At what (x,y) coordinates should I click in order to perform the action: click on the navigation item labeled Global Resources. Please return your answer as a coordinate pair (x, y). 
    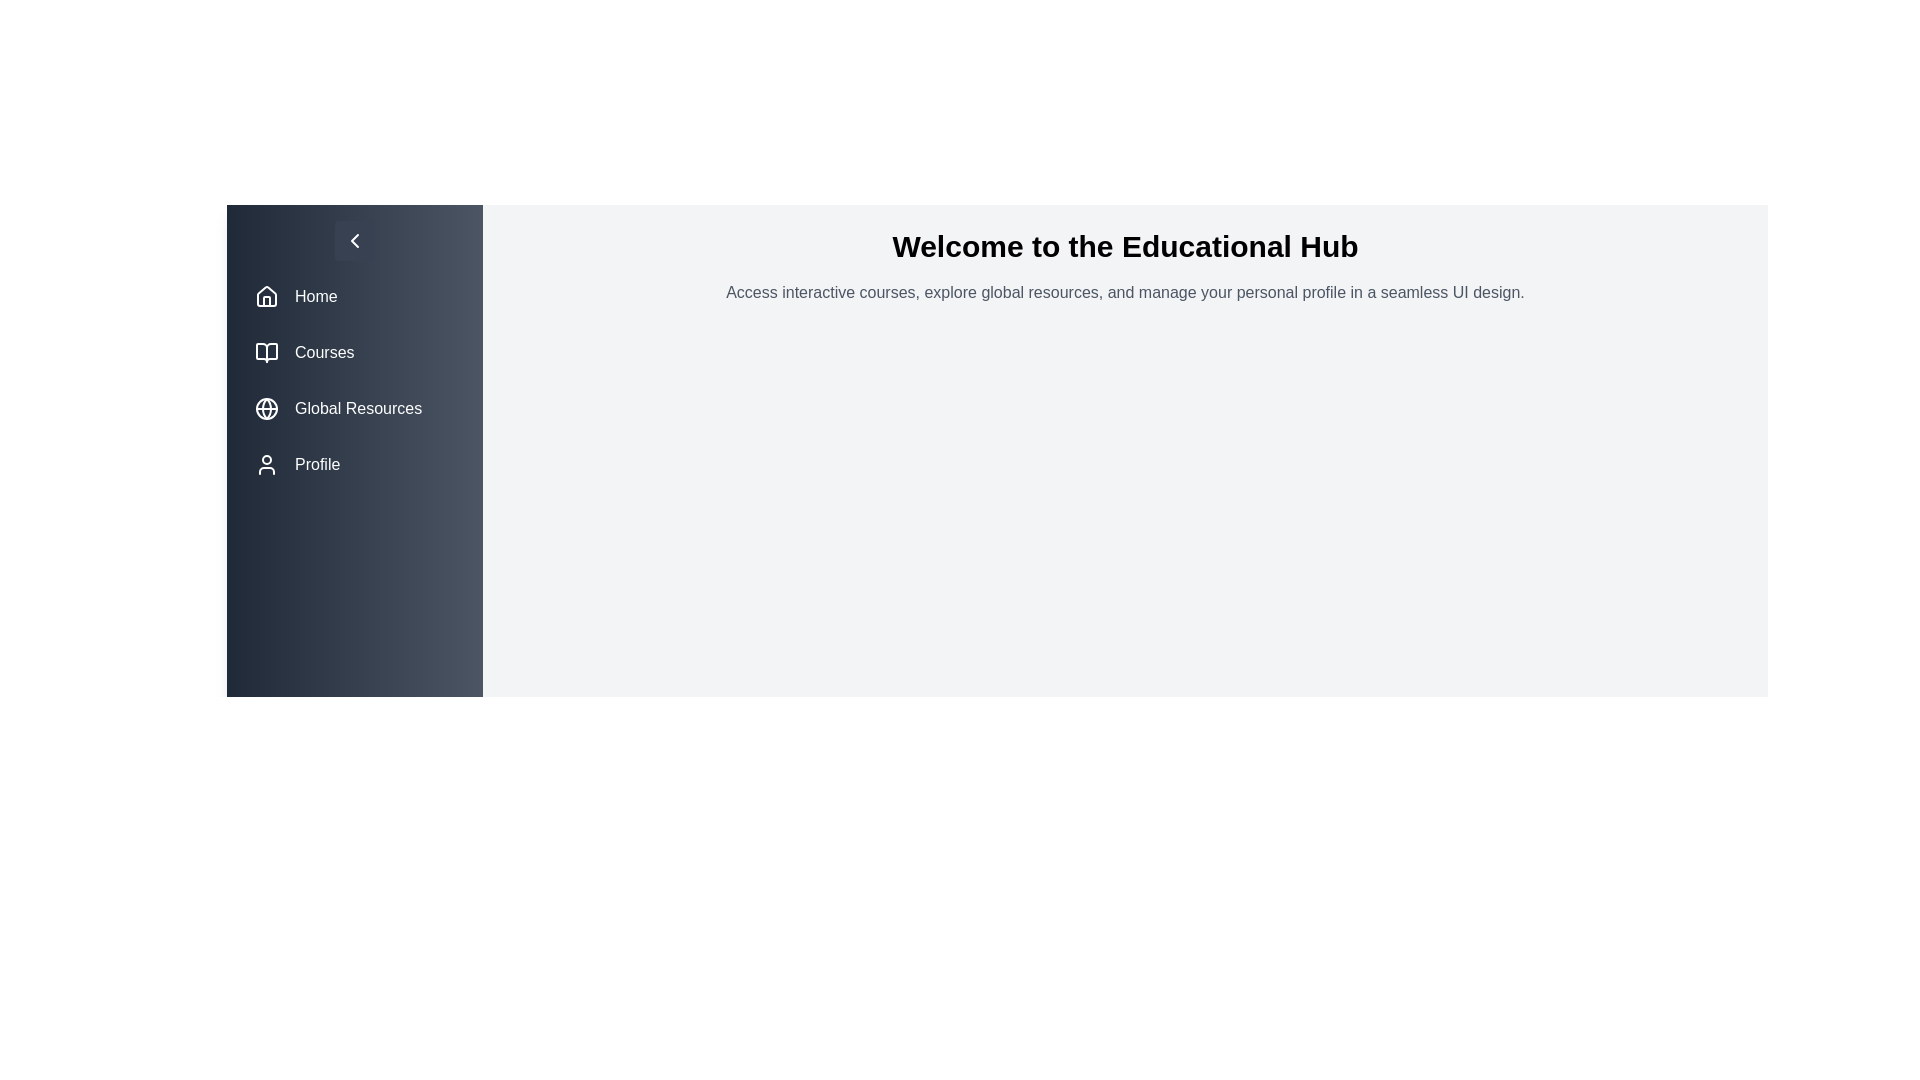
    Looking at the image, I should click on (355, 407).